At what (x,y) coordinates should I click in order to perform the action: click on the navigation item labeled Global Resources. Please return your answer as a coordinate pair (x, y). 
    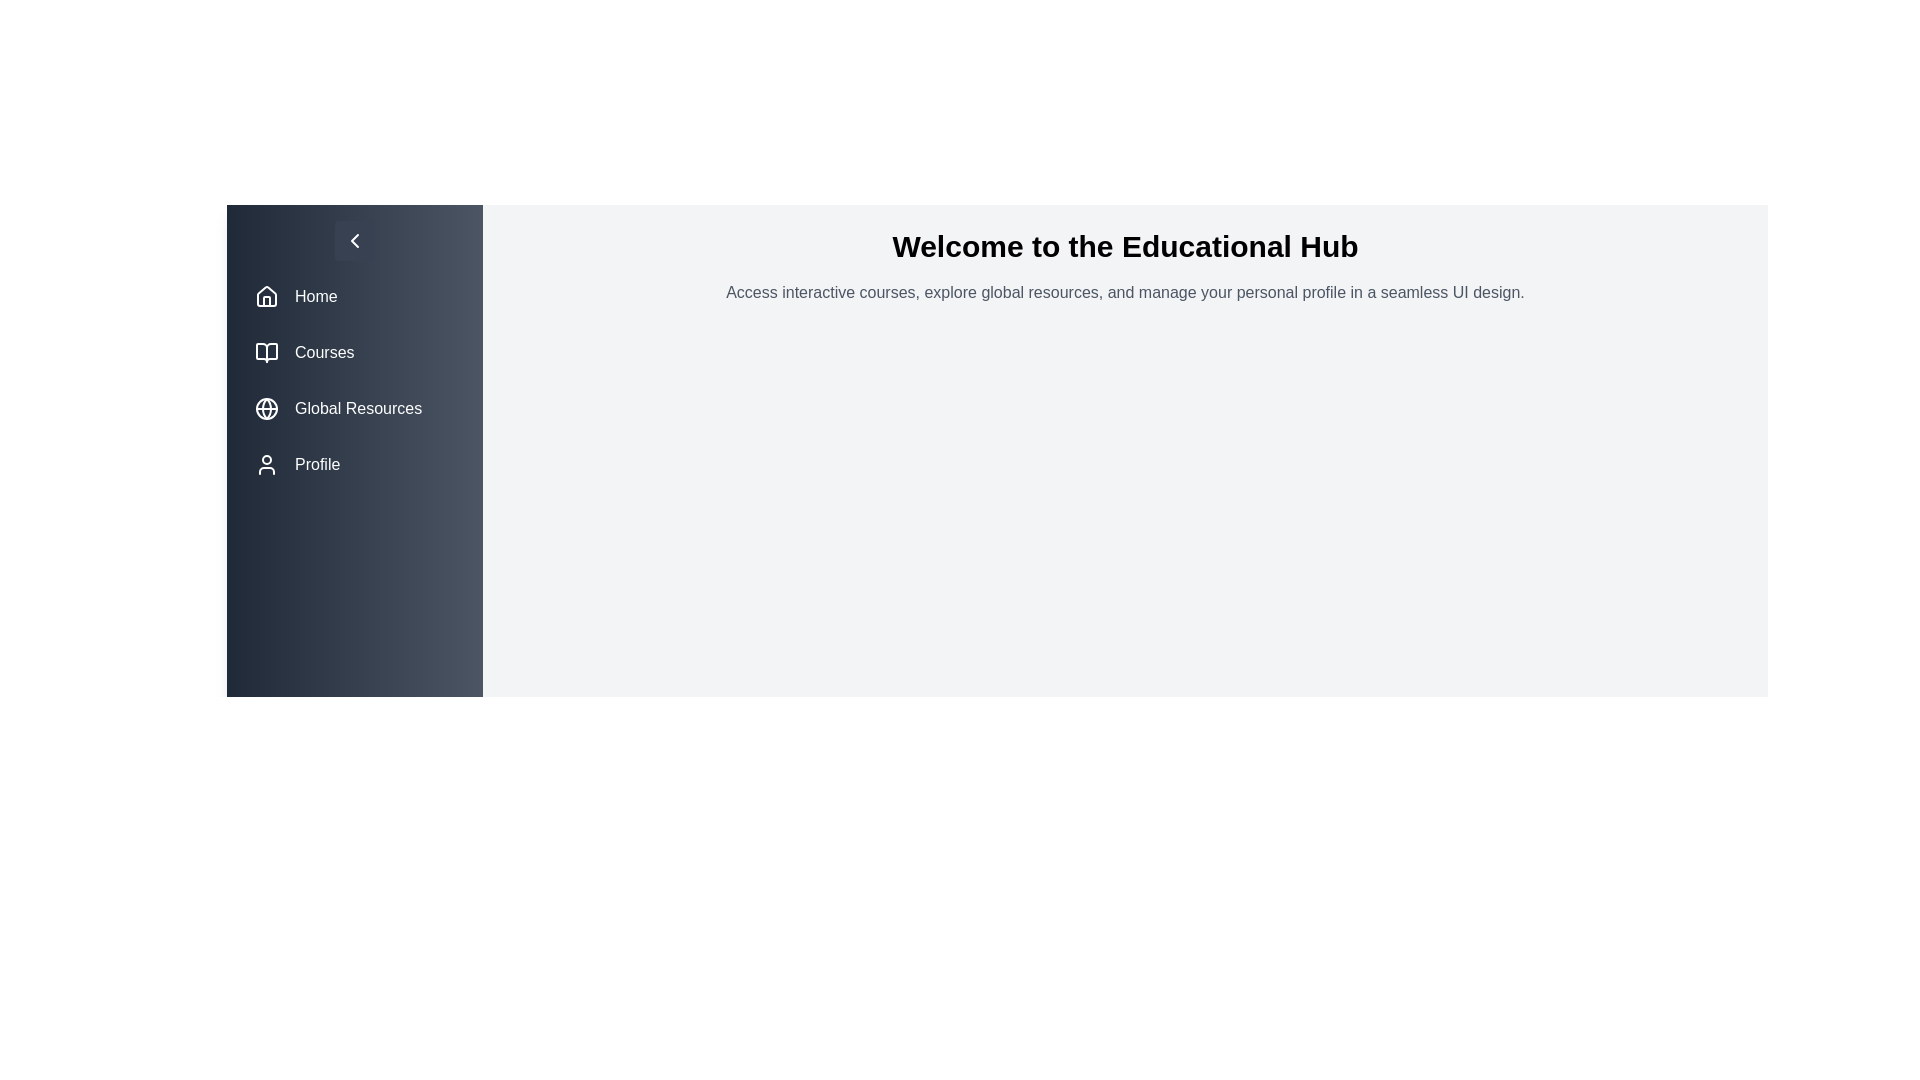
    Looking at the image, I should click on (355, 407).